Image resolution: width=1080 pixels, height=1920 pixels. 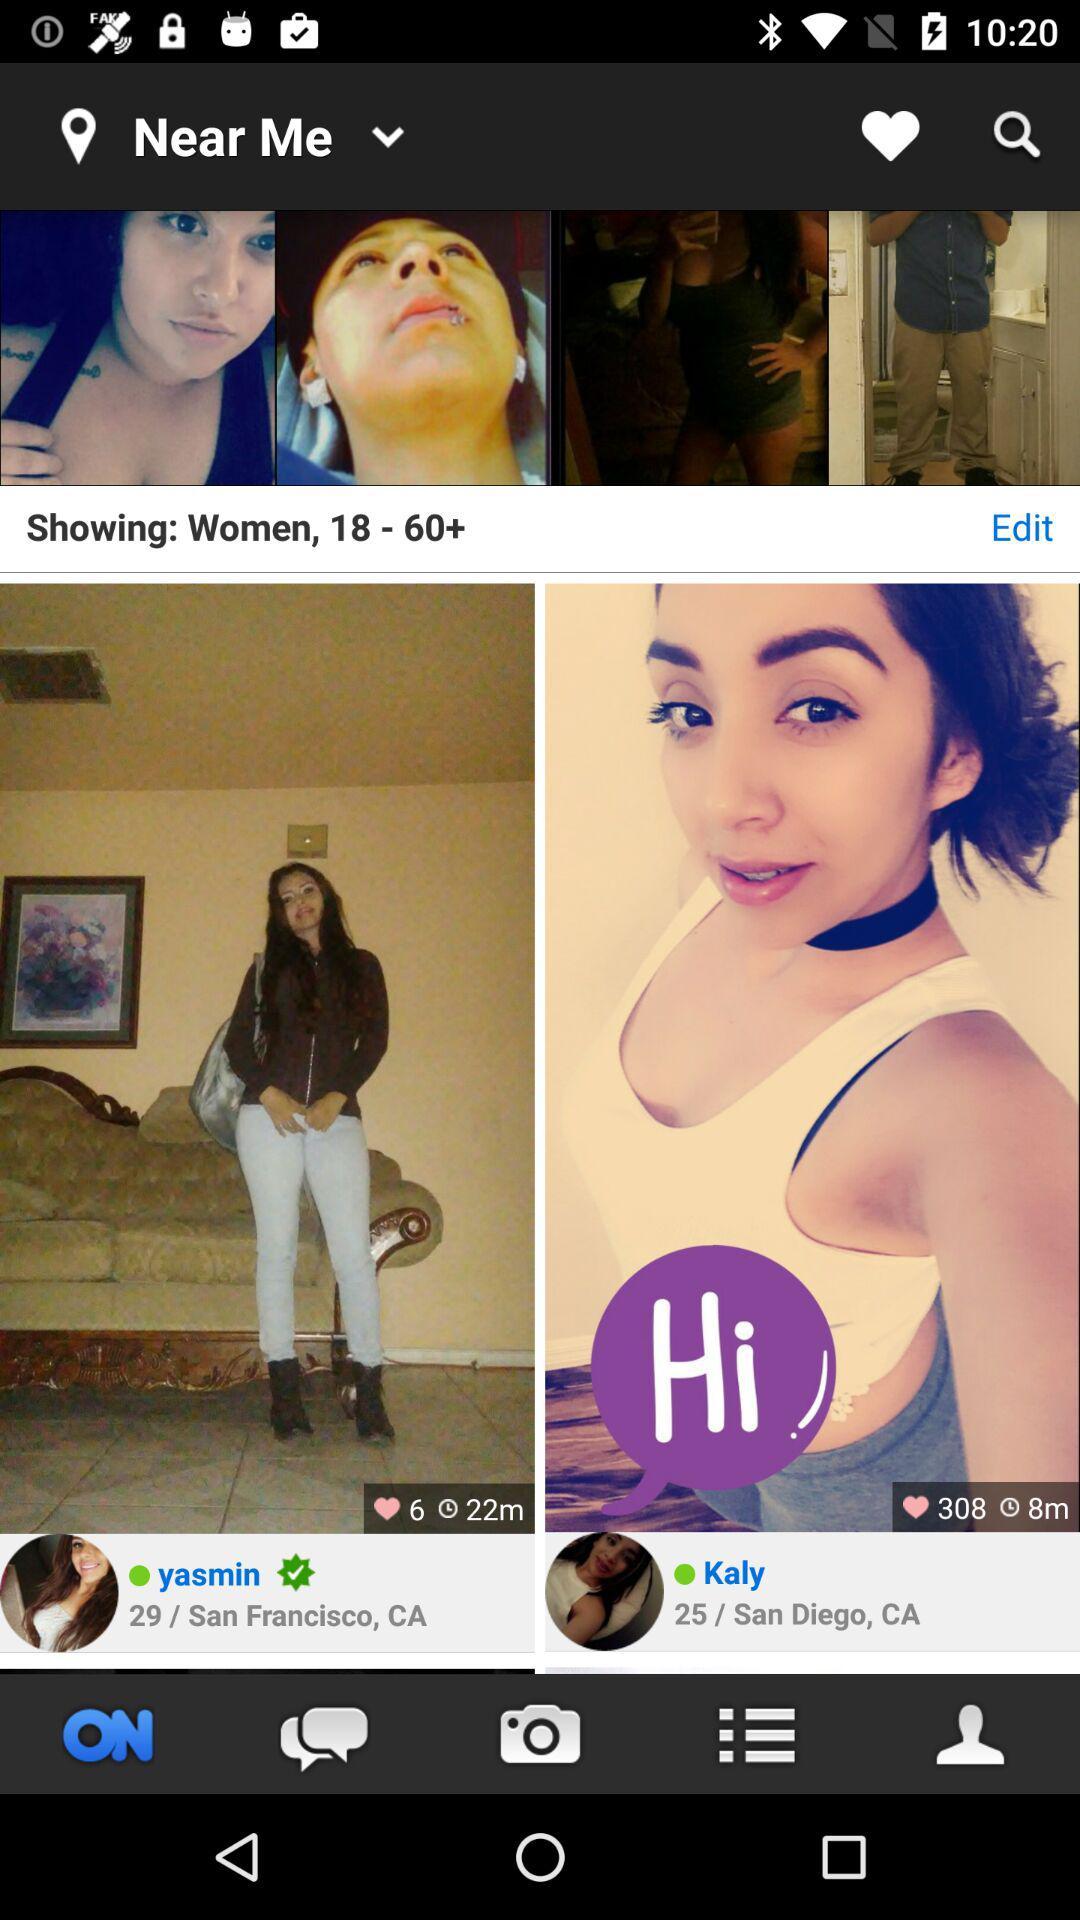 I want to click on photo of girl, so click(x=412, y=347).